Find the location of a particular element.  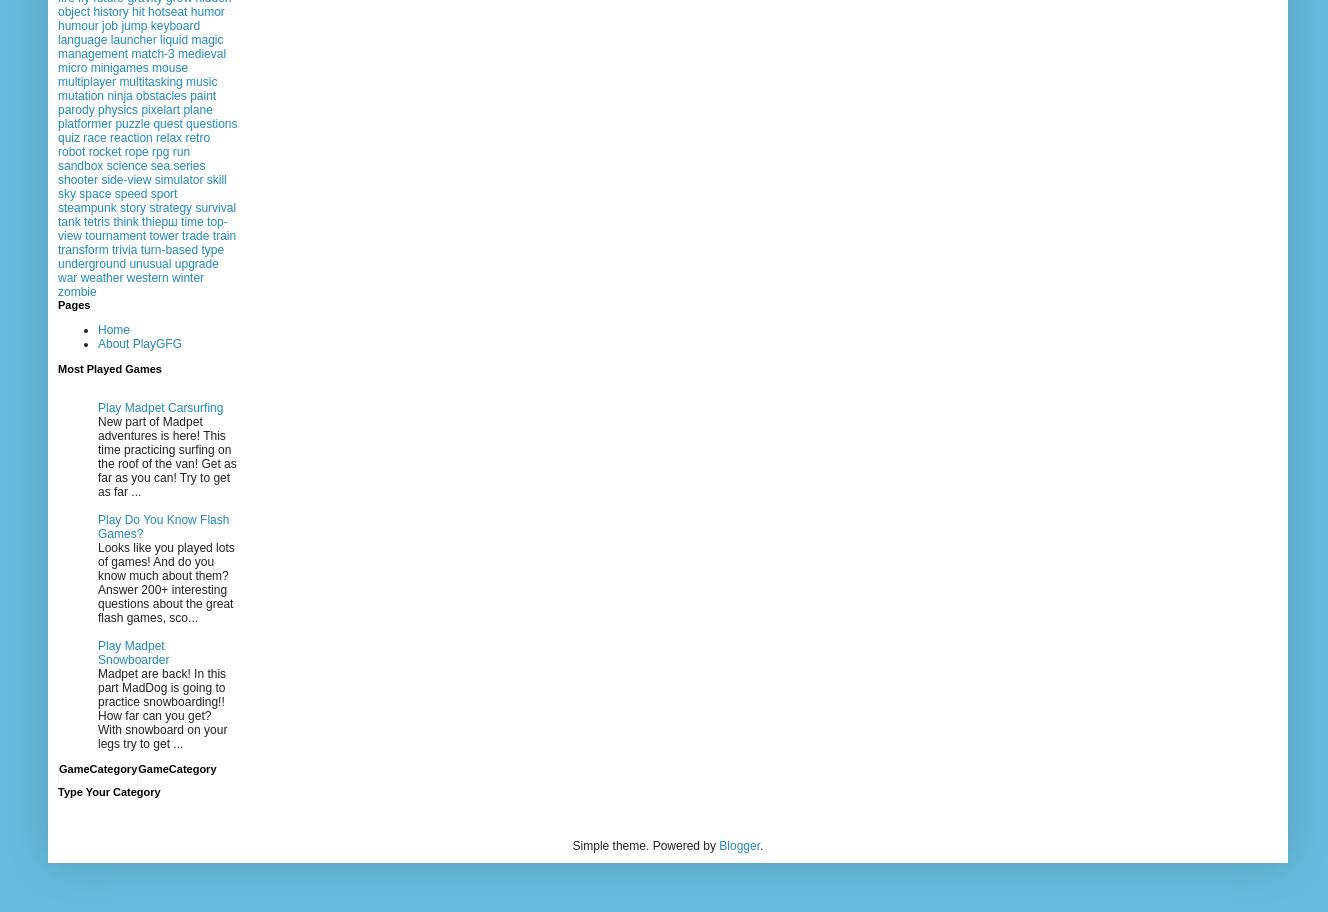

'rpg' is located at coordinates (159, 152).